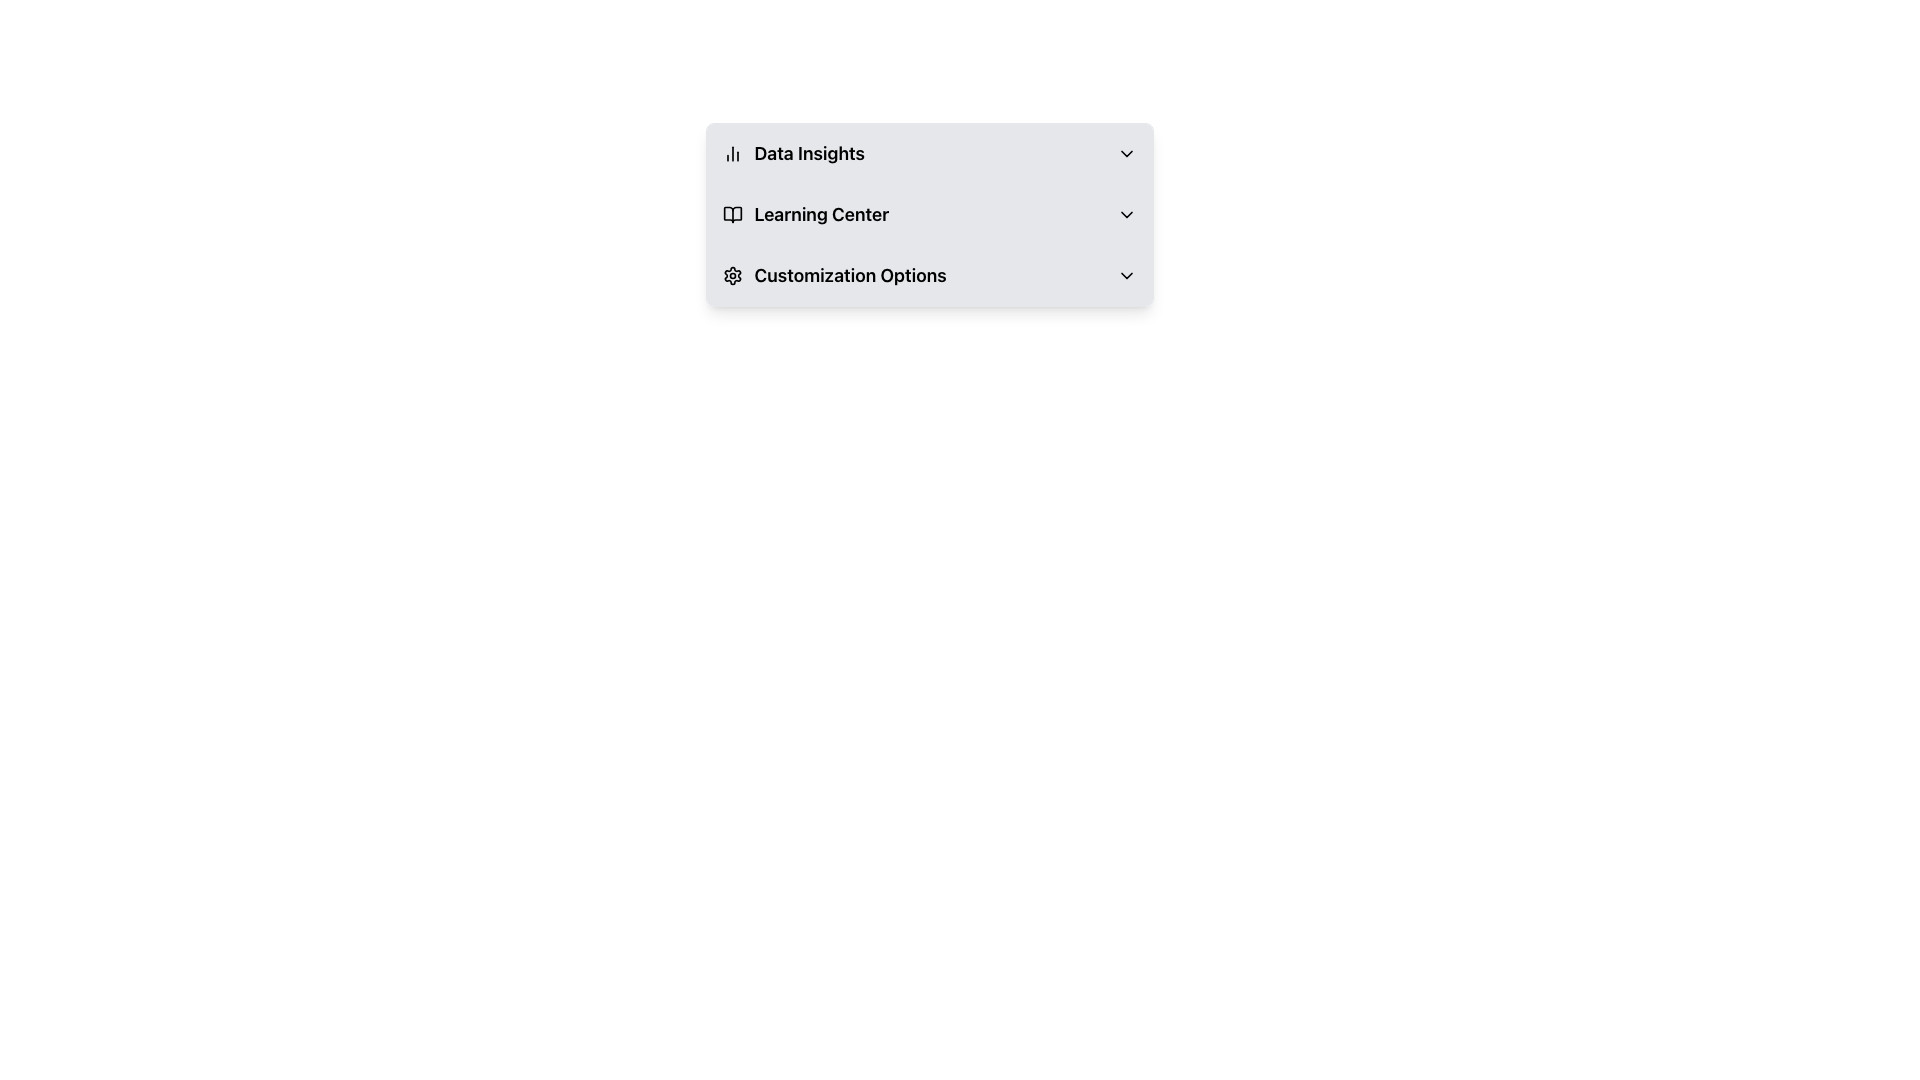  Describe the element at coordinates (731, 153) in the screenshot. I see `the small bar chart icon located to the immediate left of the 'Data Insights' text, which is part of a horizontally arranged group of menu items near the top-left corner of the interface` at that location.